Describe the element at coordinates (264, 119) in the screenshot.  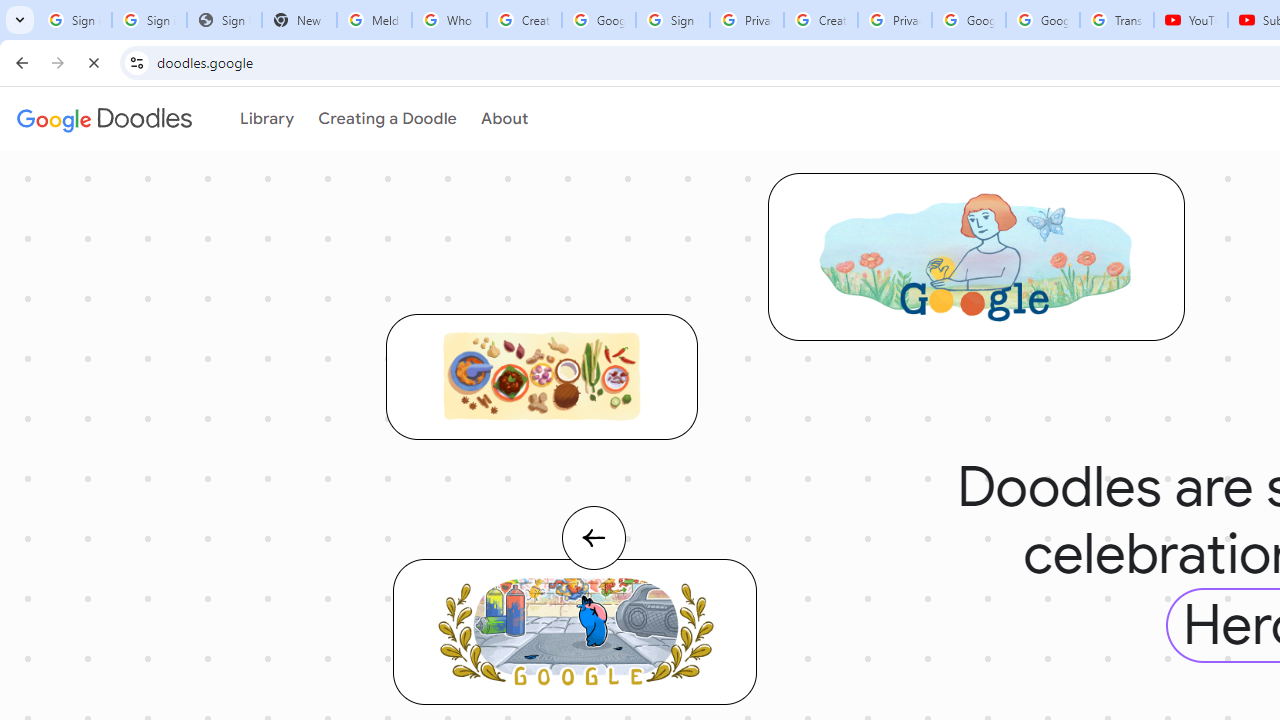
I see `'Library'` at that location.